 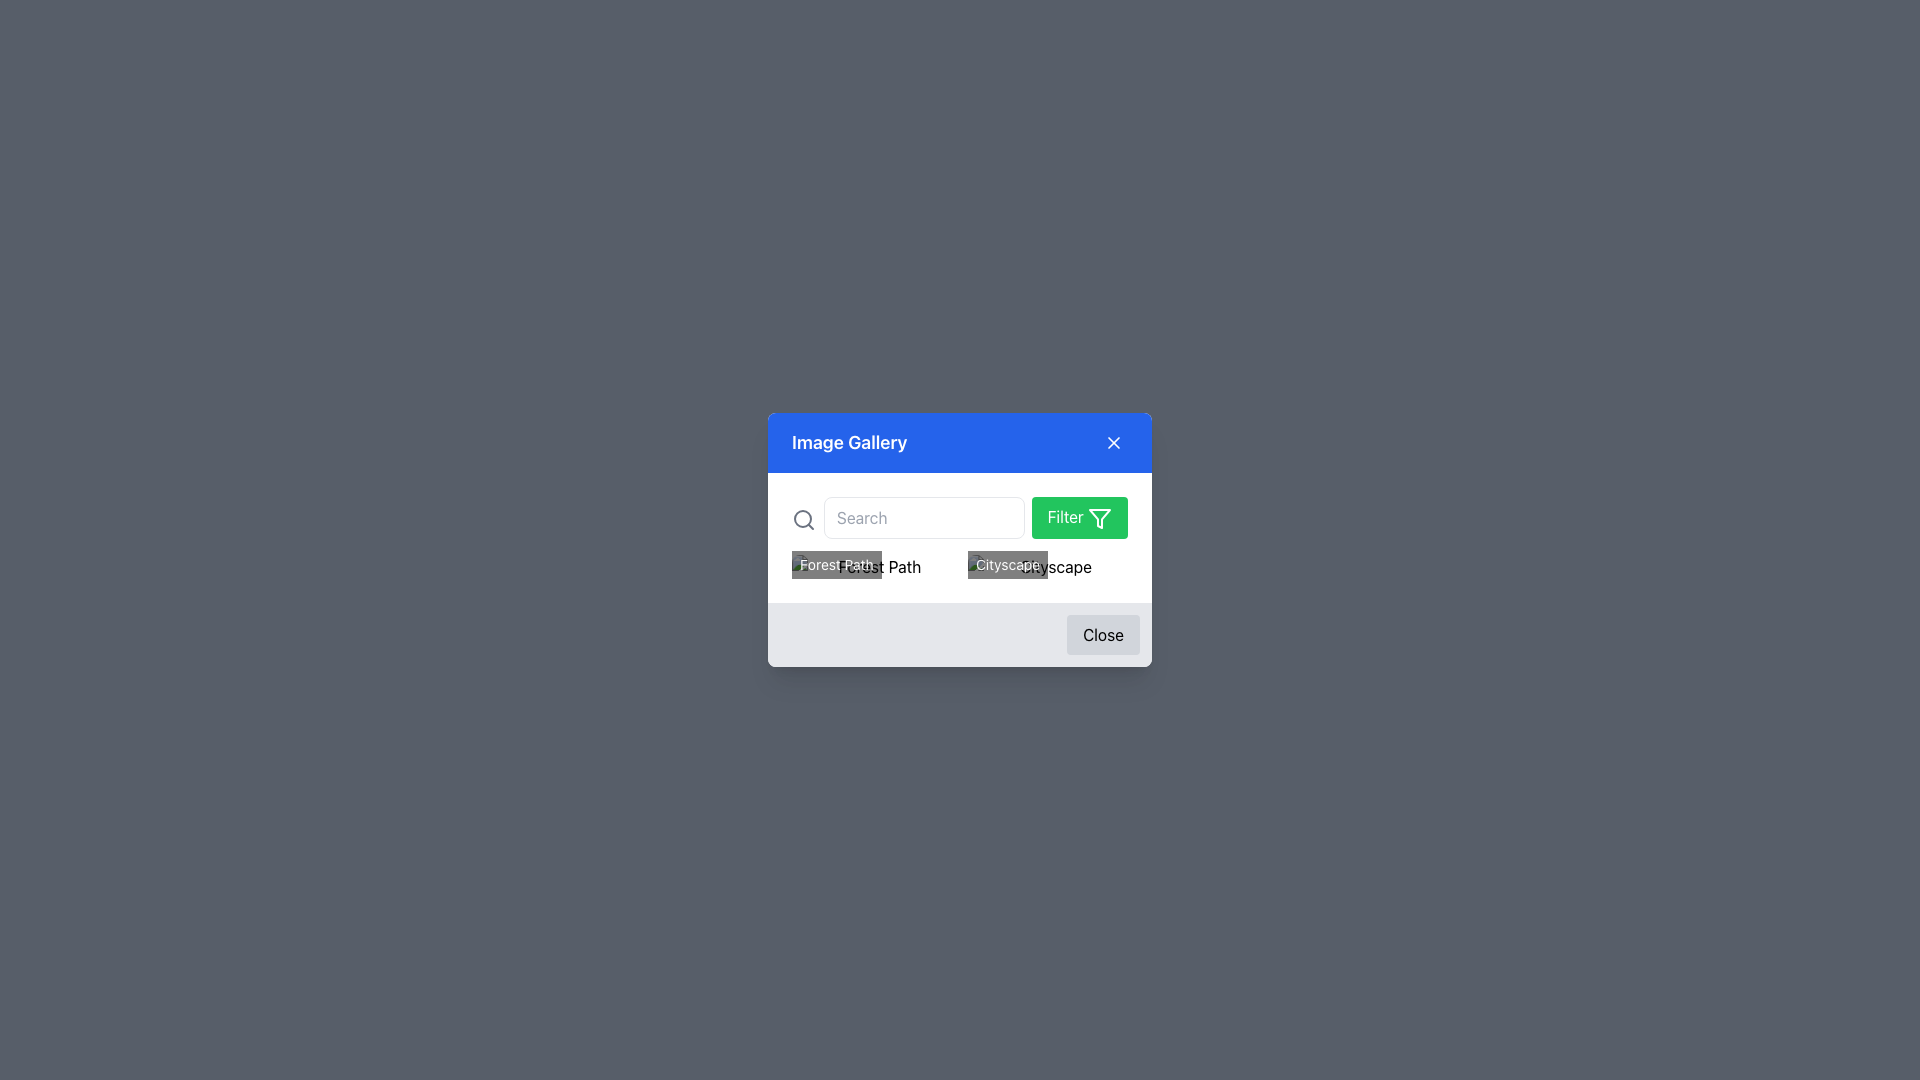 What do you see at coordinates (1046, 567) in the screenshot?
I see `the second selectable image card` at bounding box center [1046, 567].